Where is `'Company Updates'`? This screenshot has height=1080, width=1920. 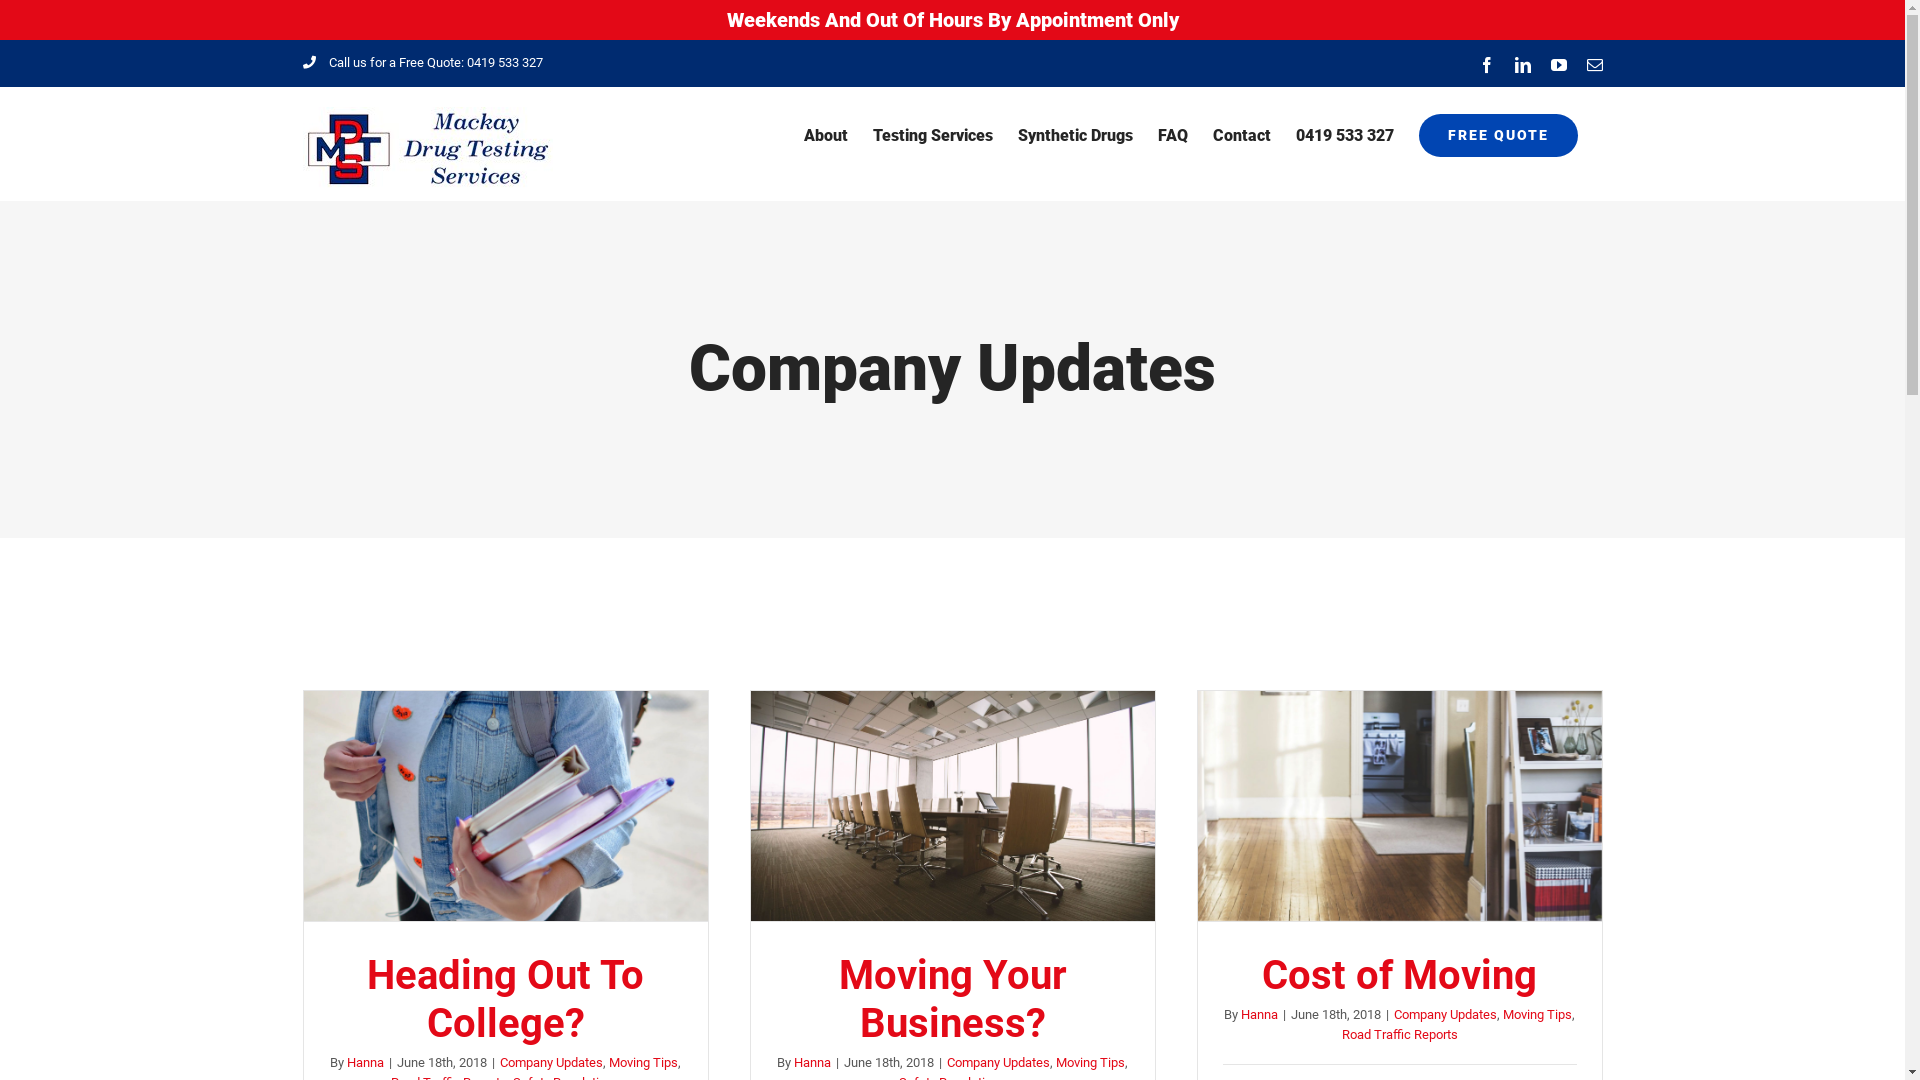 'Company Updates' is located at coordinates (551, 1061).